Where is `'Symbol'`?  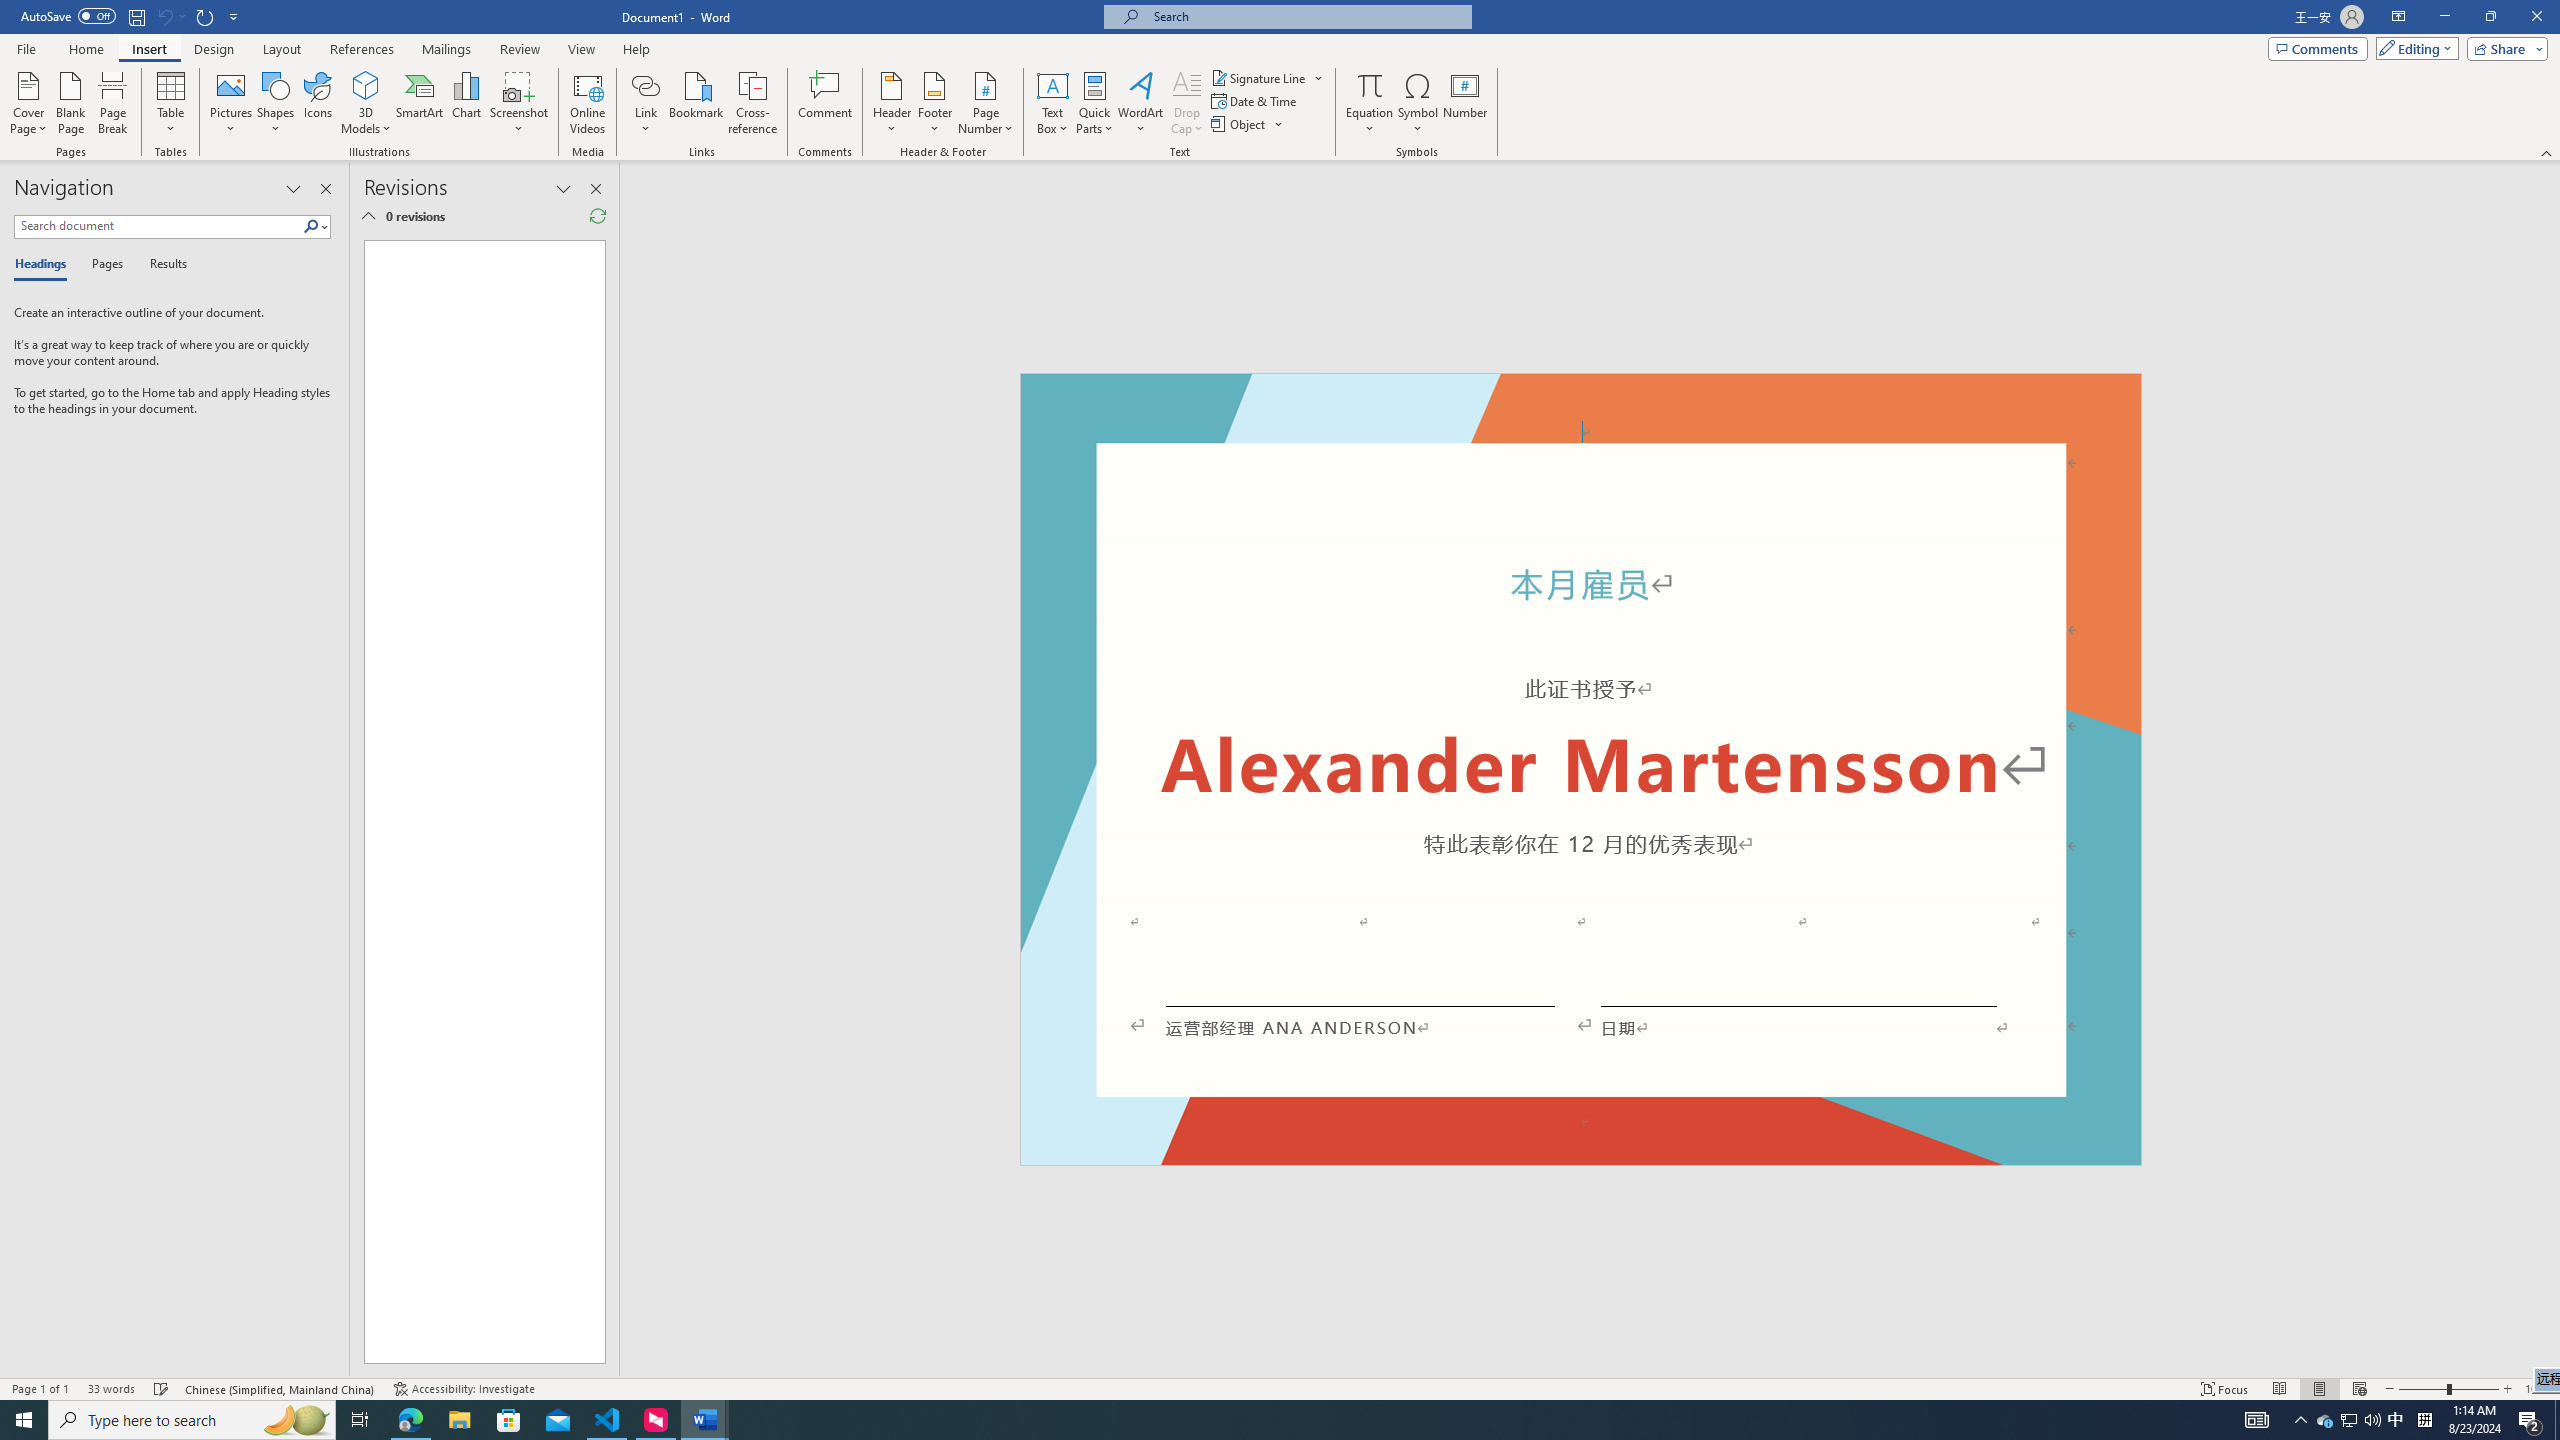 'Symbol' is located at coordinates (1418, 103).